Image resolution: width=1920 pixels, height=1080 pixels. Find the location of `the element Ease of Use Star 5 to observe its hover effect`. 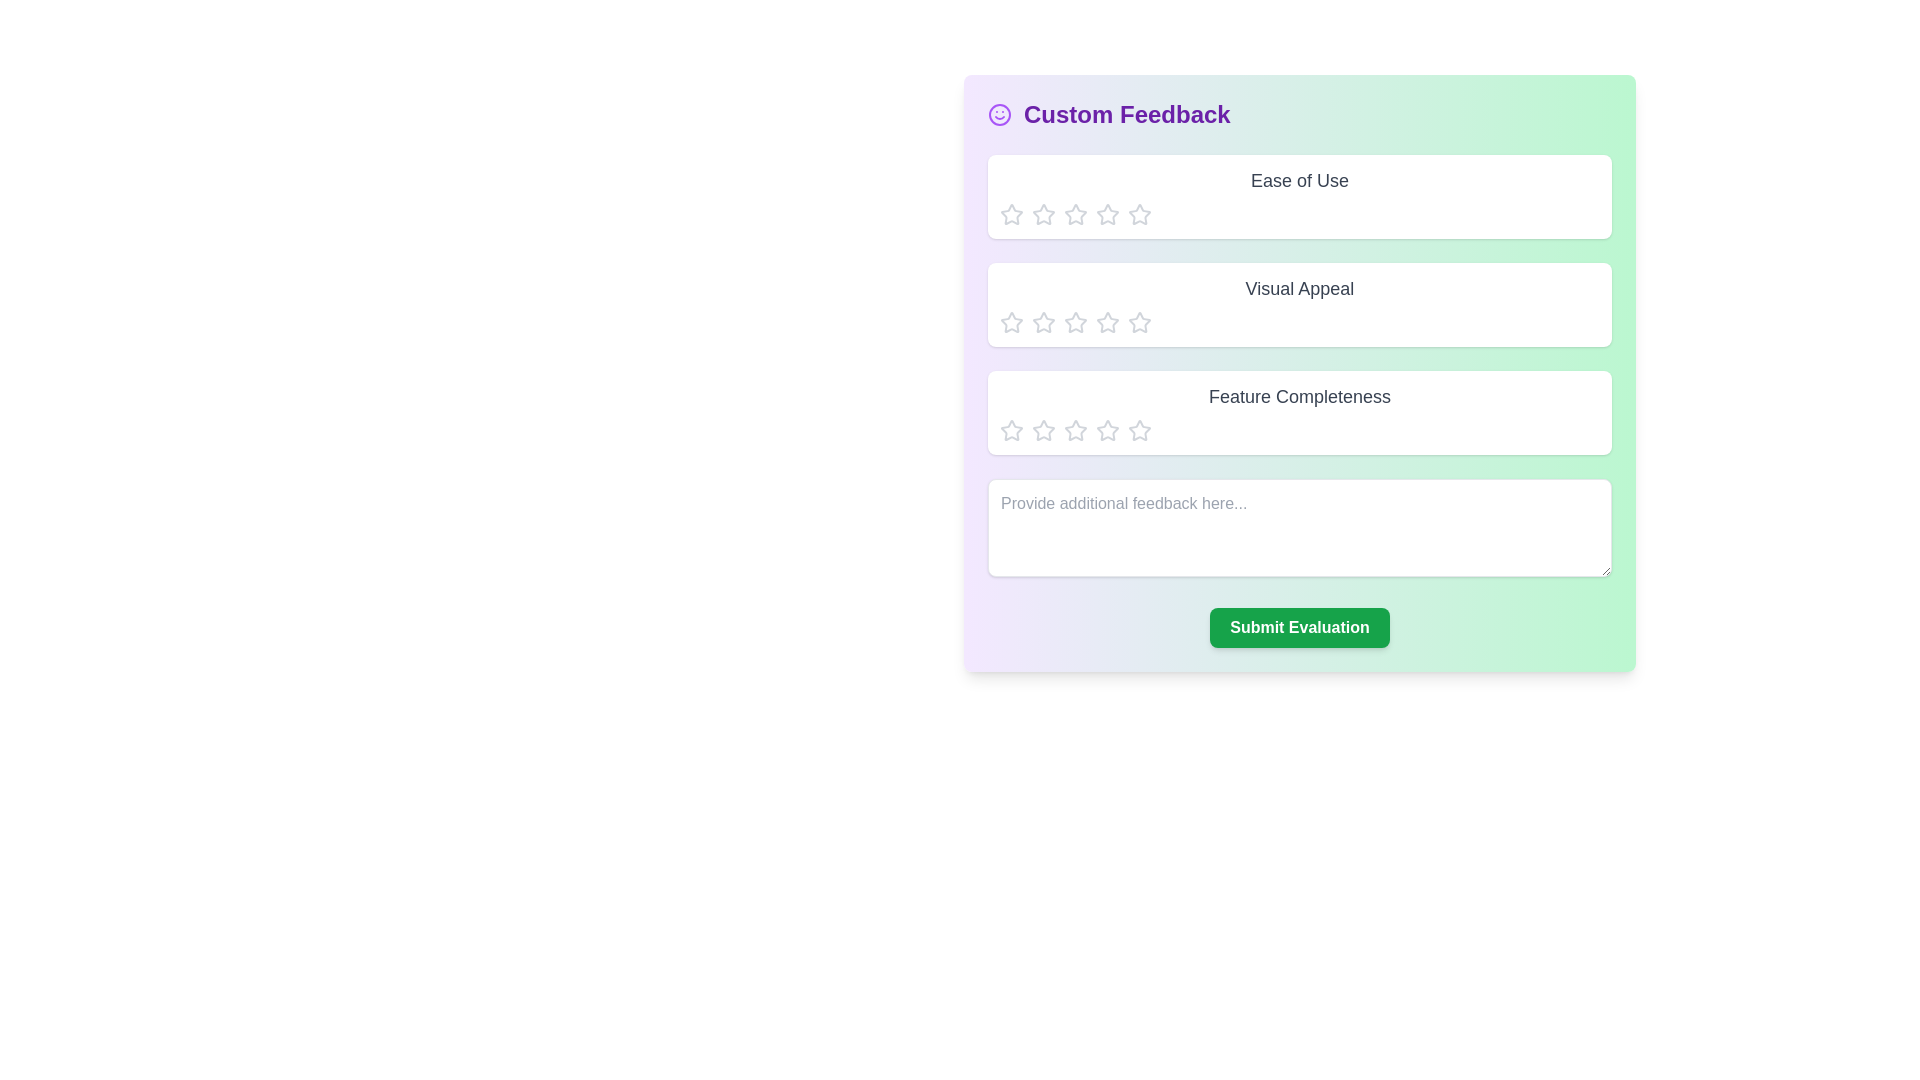

the element Ease of Use Star 5 to observe its hover effect is located at coordinates (1140, 215).